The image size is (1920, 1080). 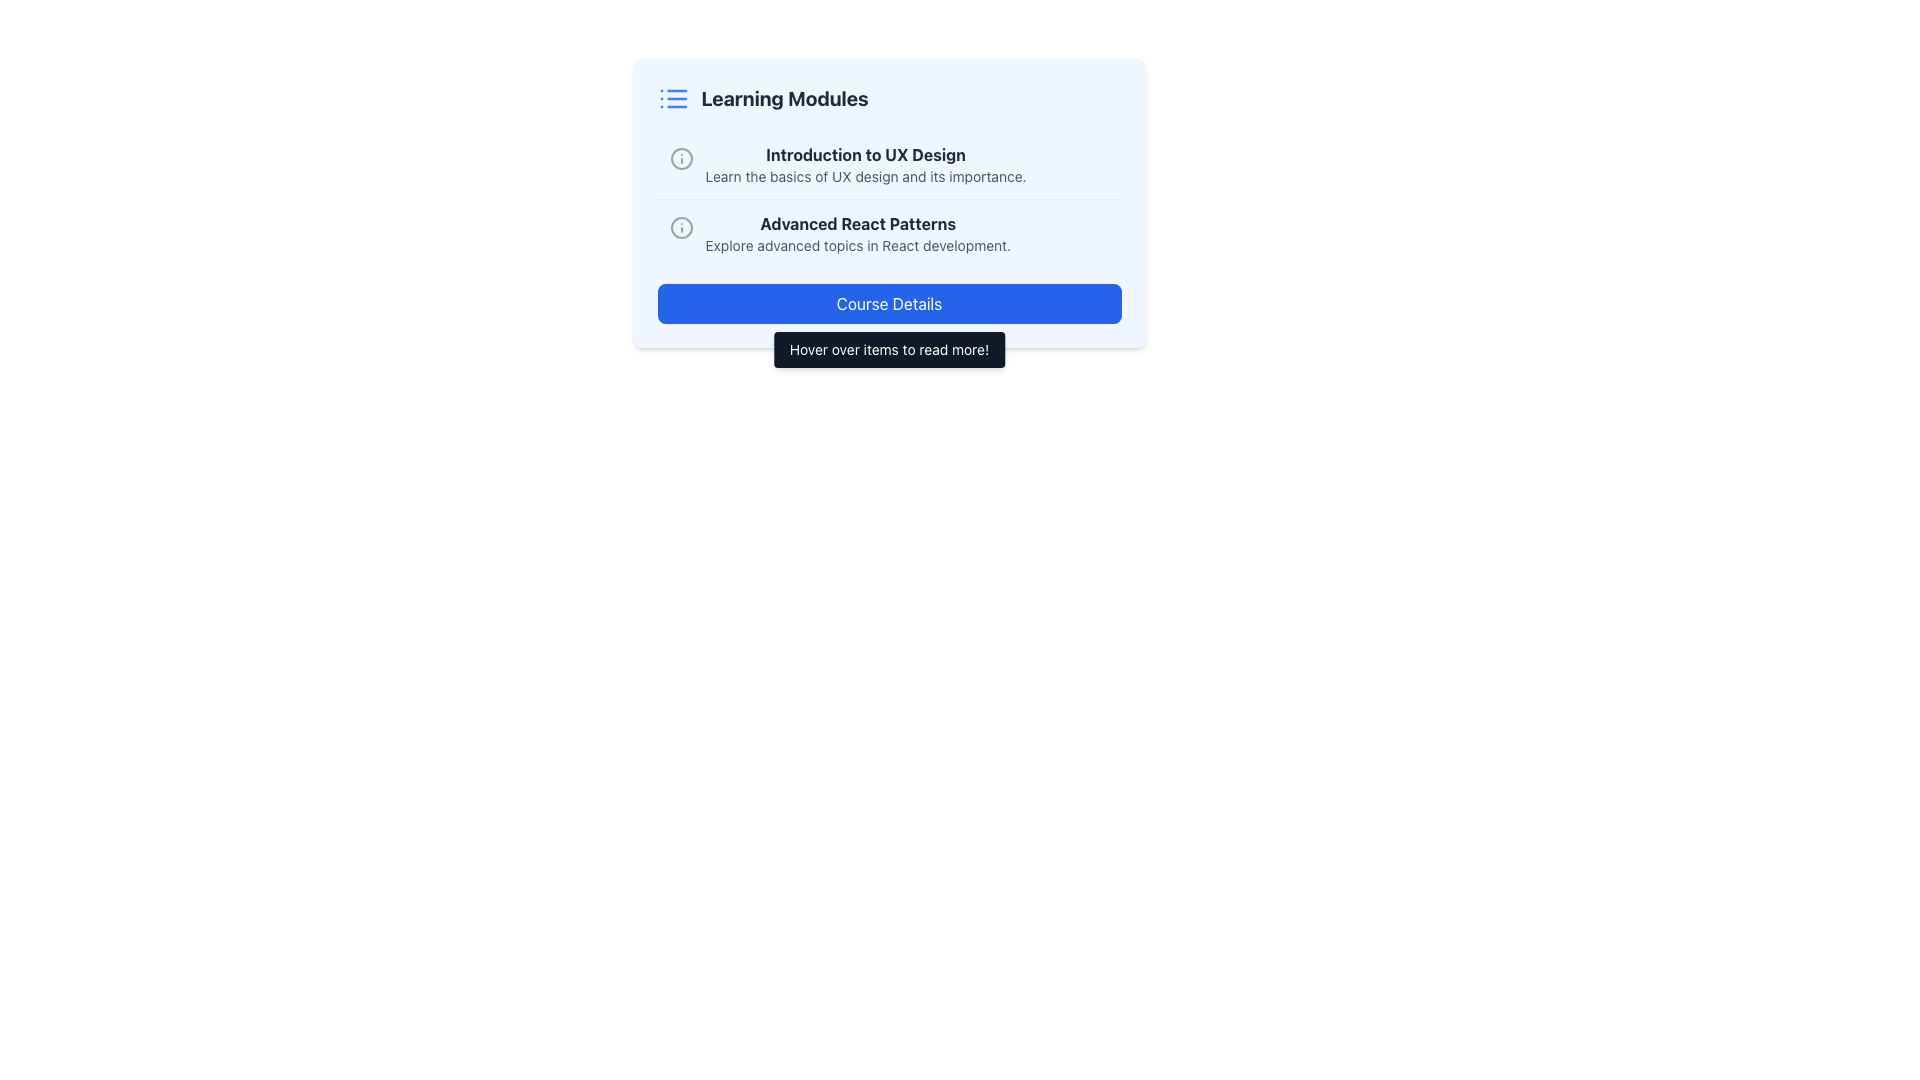 I want to click on descriptive text located below the 'Advanced React Patterns' title in the 'Learning Modules' panel, which provides further details about advanced React patterns, so click(x=858, y=245).